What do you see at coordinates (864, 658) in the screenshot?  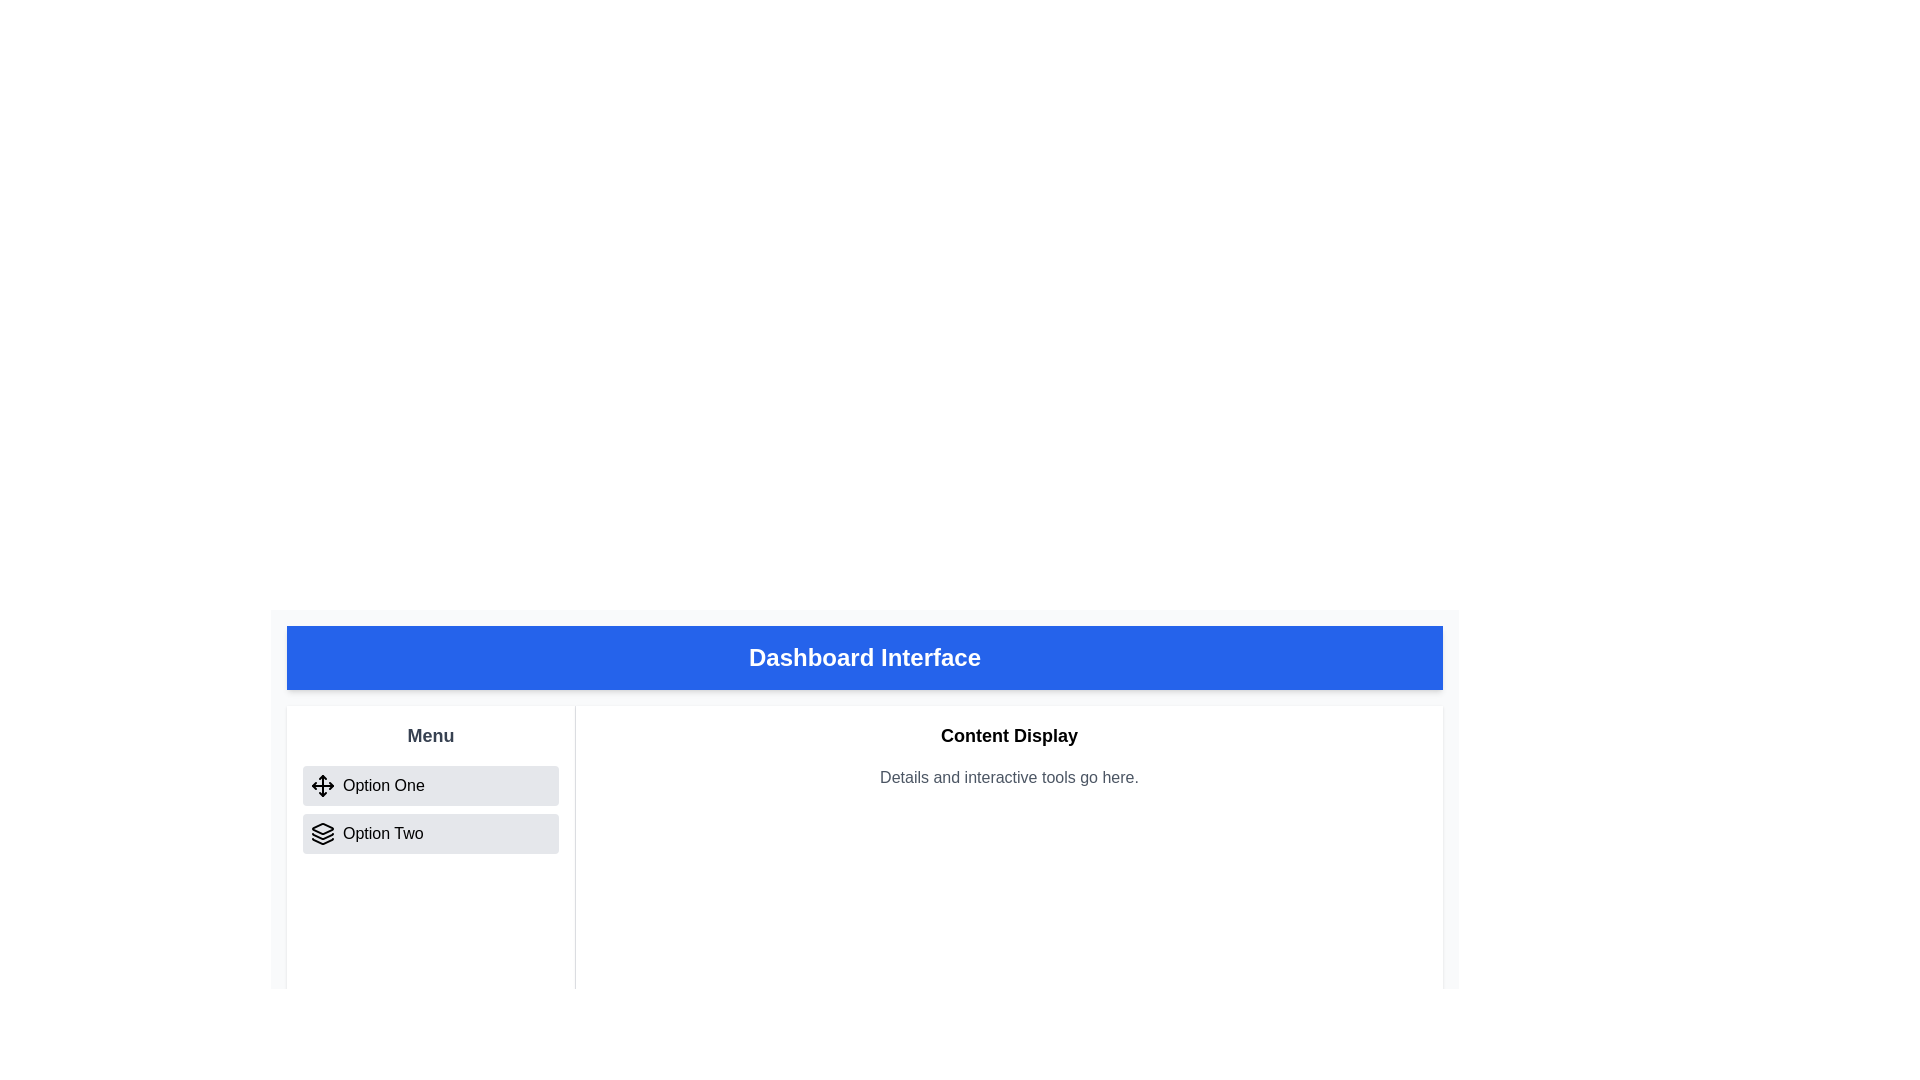 I see `label displaying 'Dashboard Interface' in bold, large white text on a blue background, centrally aligned within the header section` at bounding box center [864, 658].